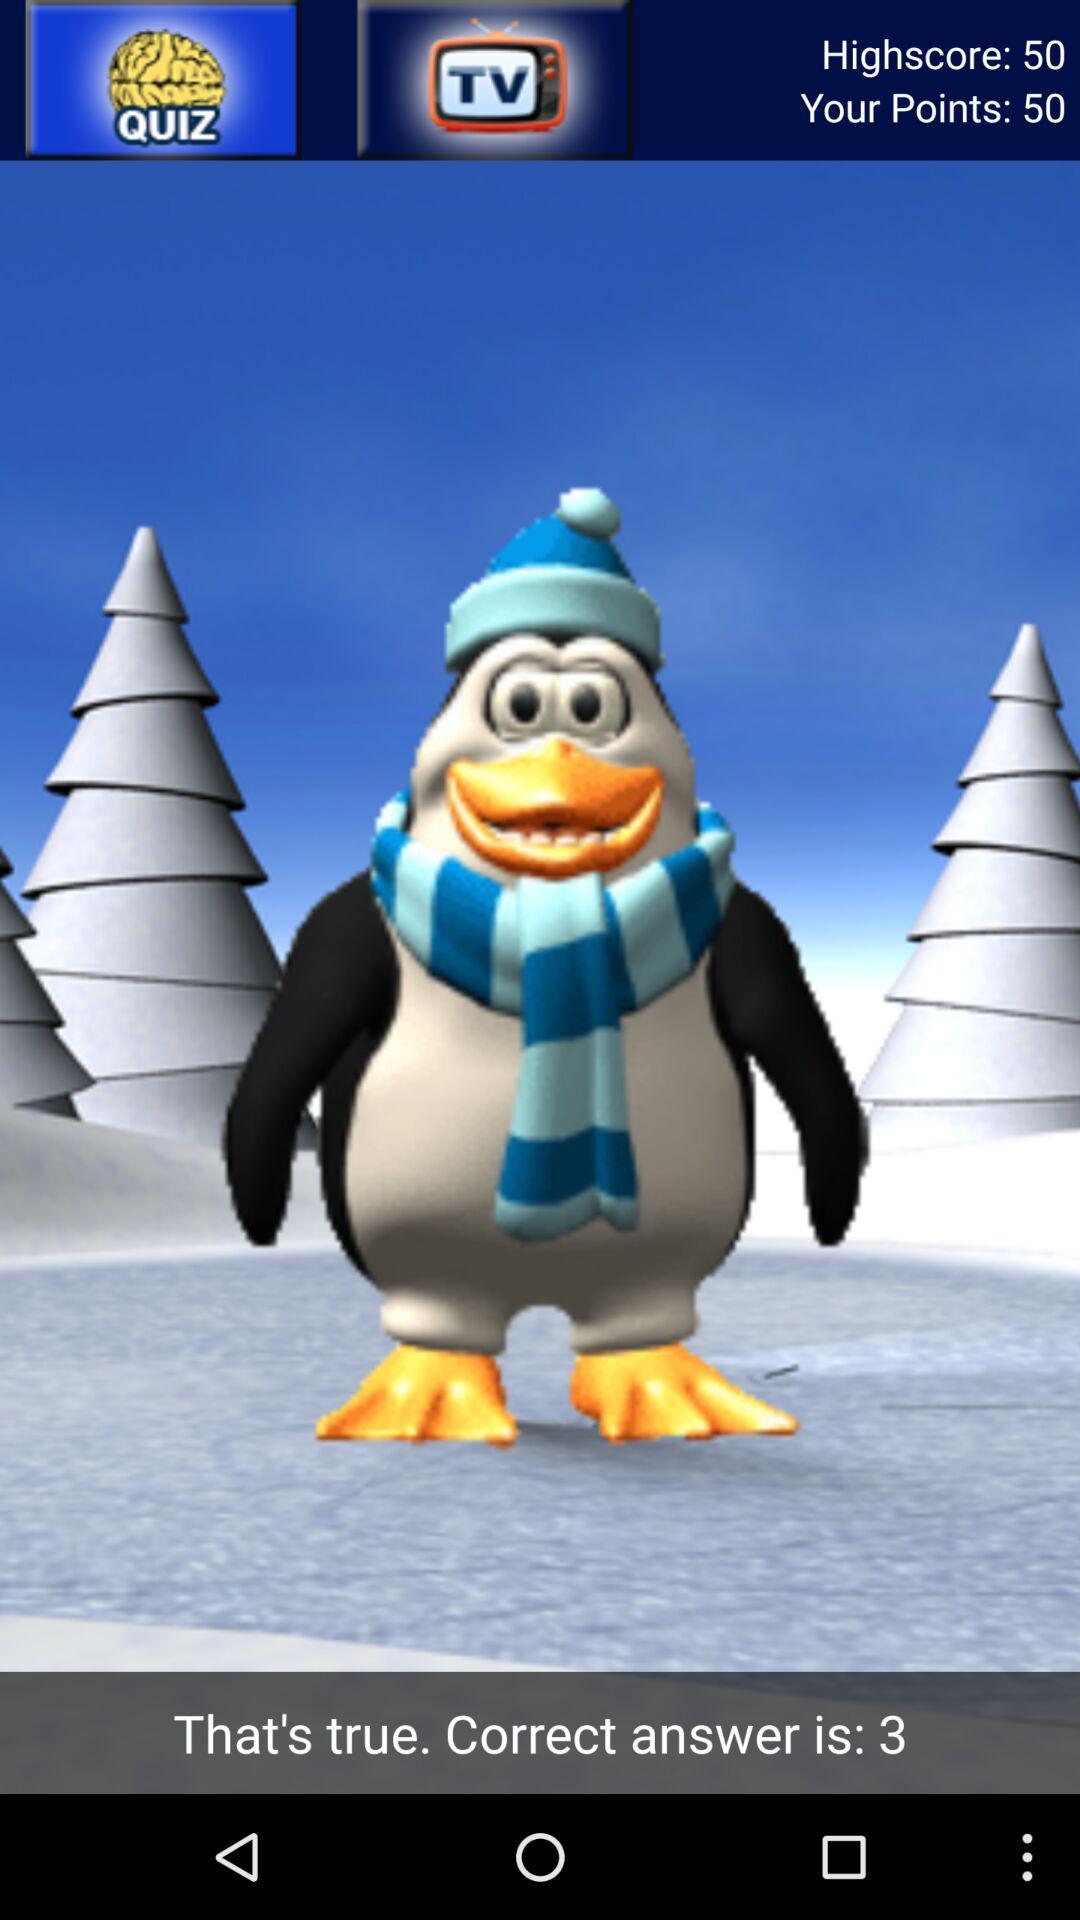 The width and height of the screenshot is (1080, 1920). I want to click on the delete icon, so click(493, 84).